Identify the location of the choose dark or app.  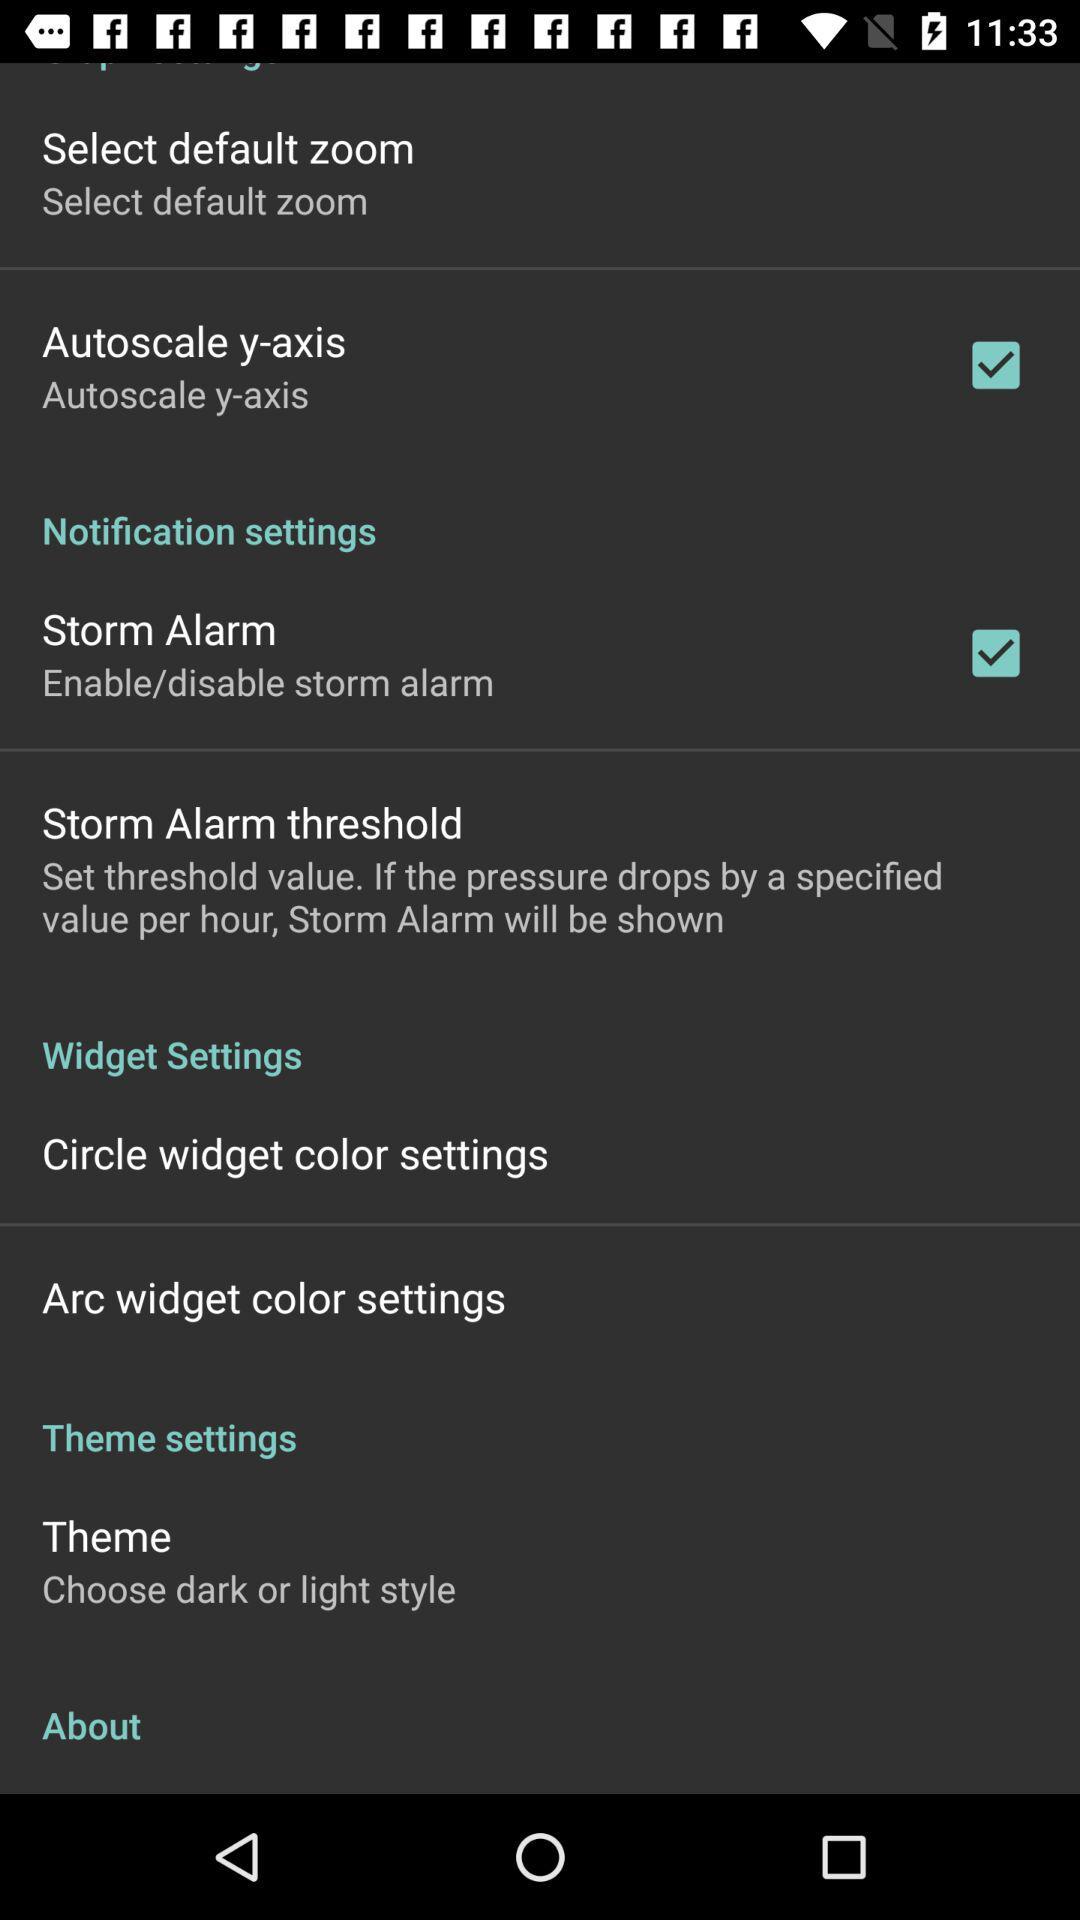
(248, 1587).